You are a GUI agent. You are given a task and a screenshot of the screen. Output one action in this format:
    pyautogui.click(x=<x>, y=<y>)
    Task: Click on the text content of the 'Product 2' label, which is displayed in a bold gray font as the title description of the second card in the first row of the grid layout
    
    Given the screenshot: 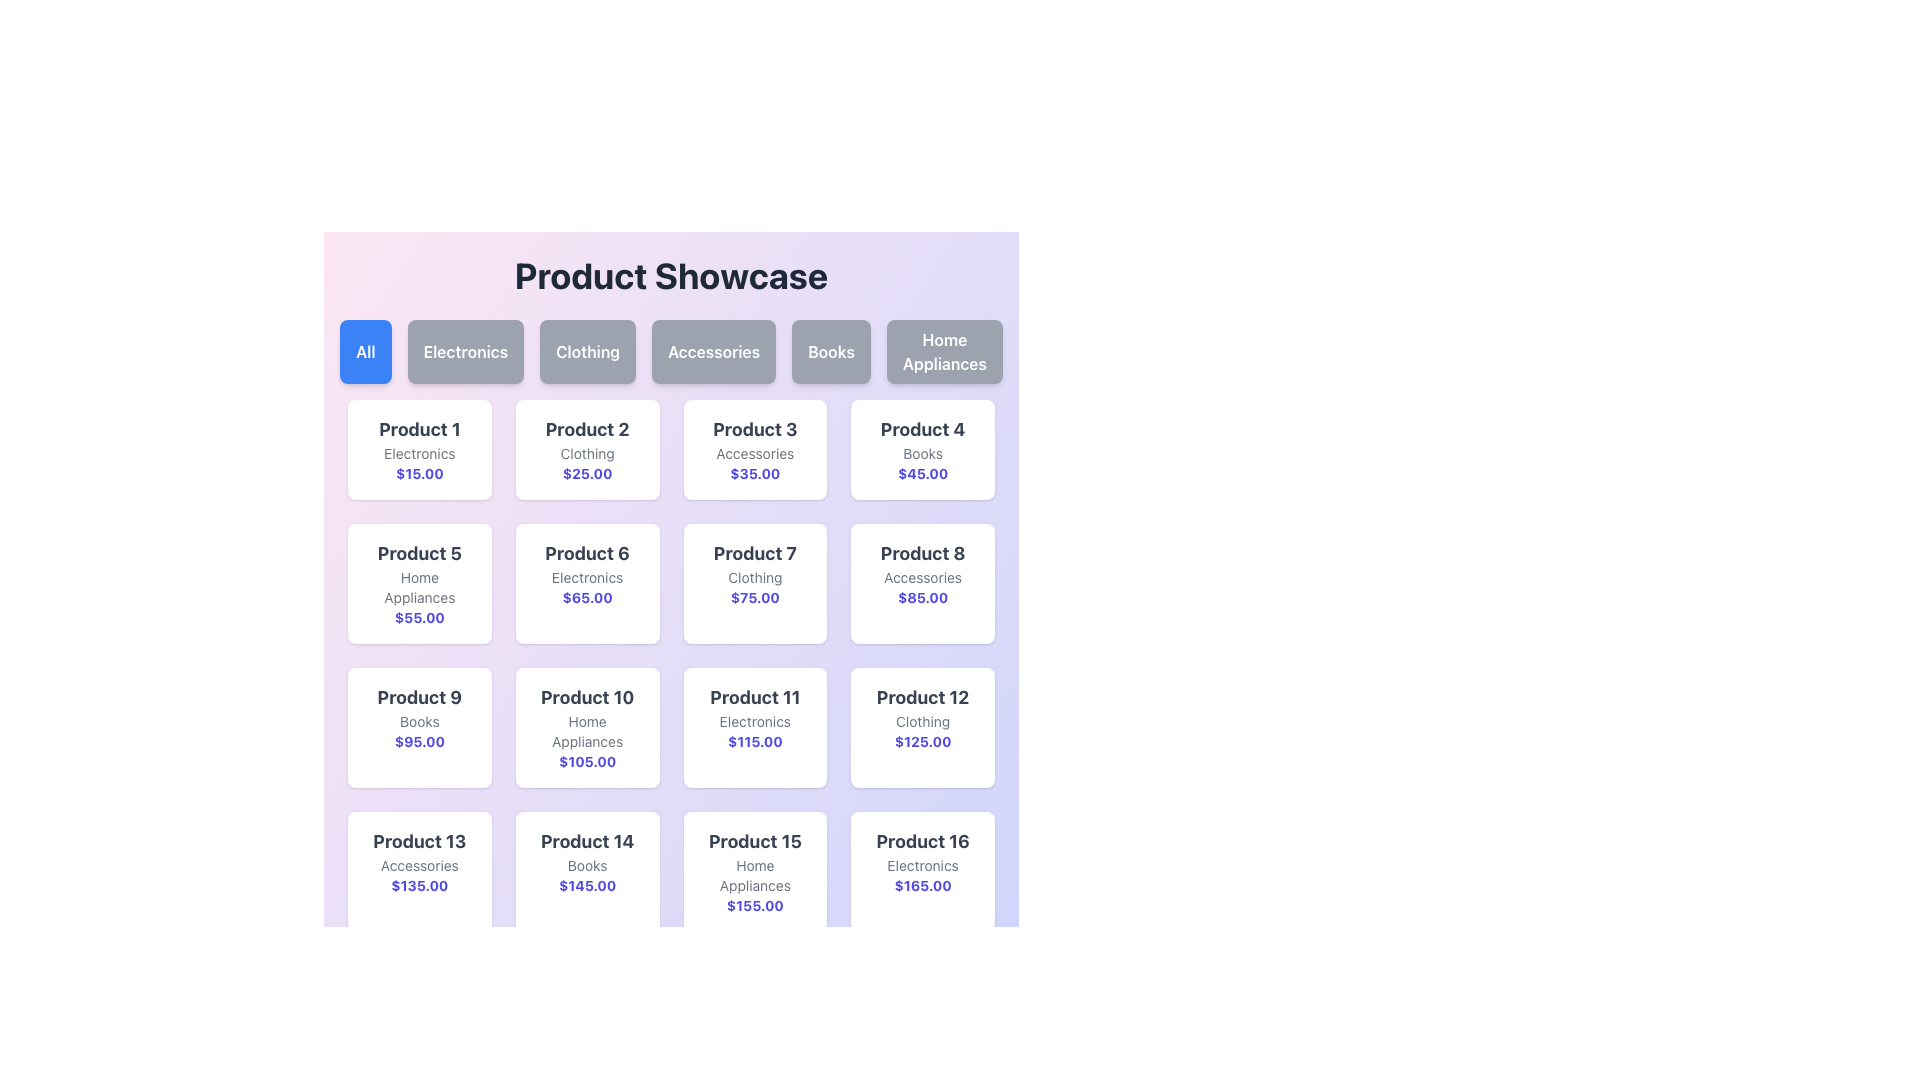 What is the action you would take?
    pyautogui.click(x=586, y=428)
    